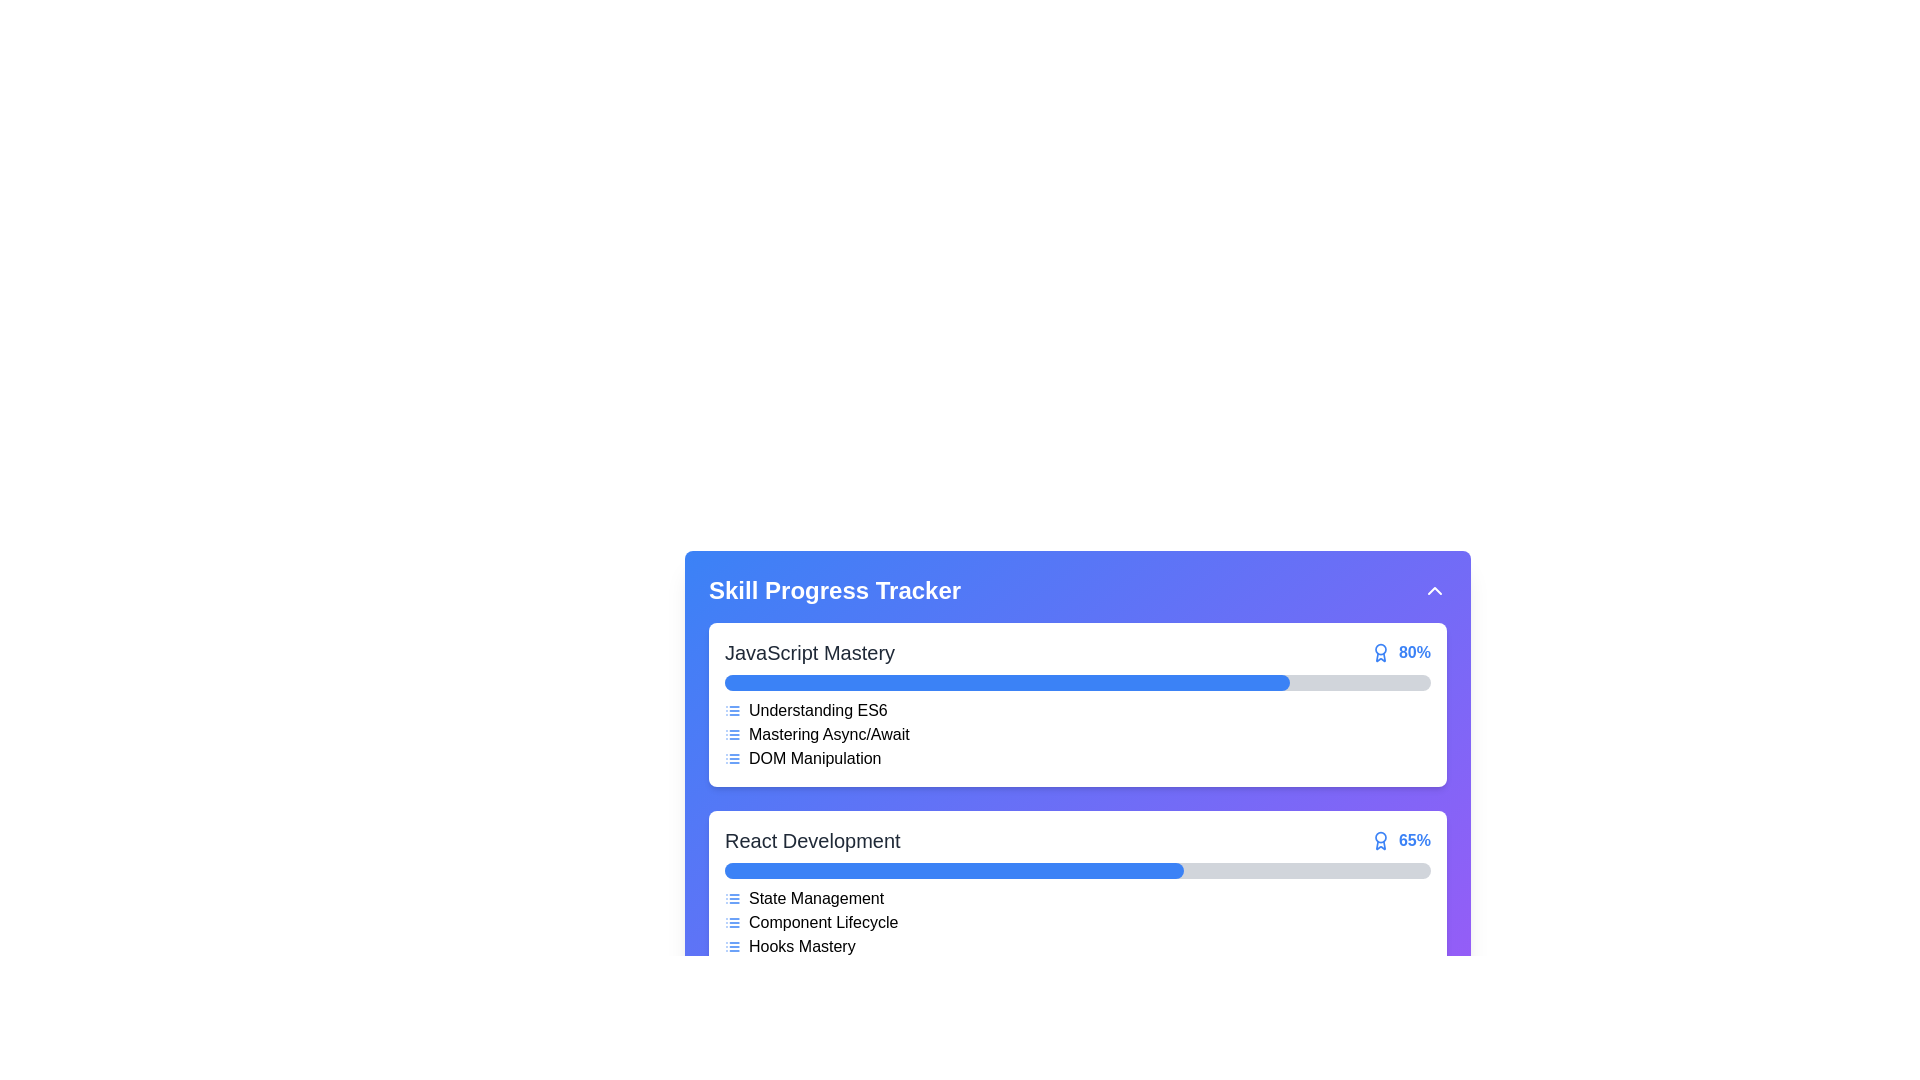  I want to click on the icon representing the category or type of content associated with the text 'Mastering Async/Await' in the 'JavaScript Mastery' section of the 'Skill Progress Tracker', so click(732, 735).